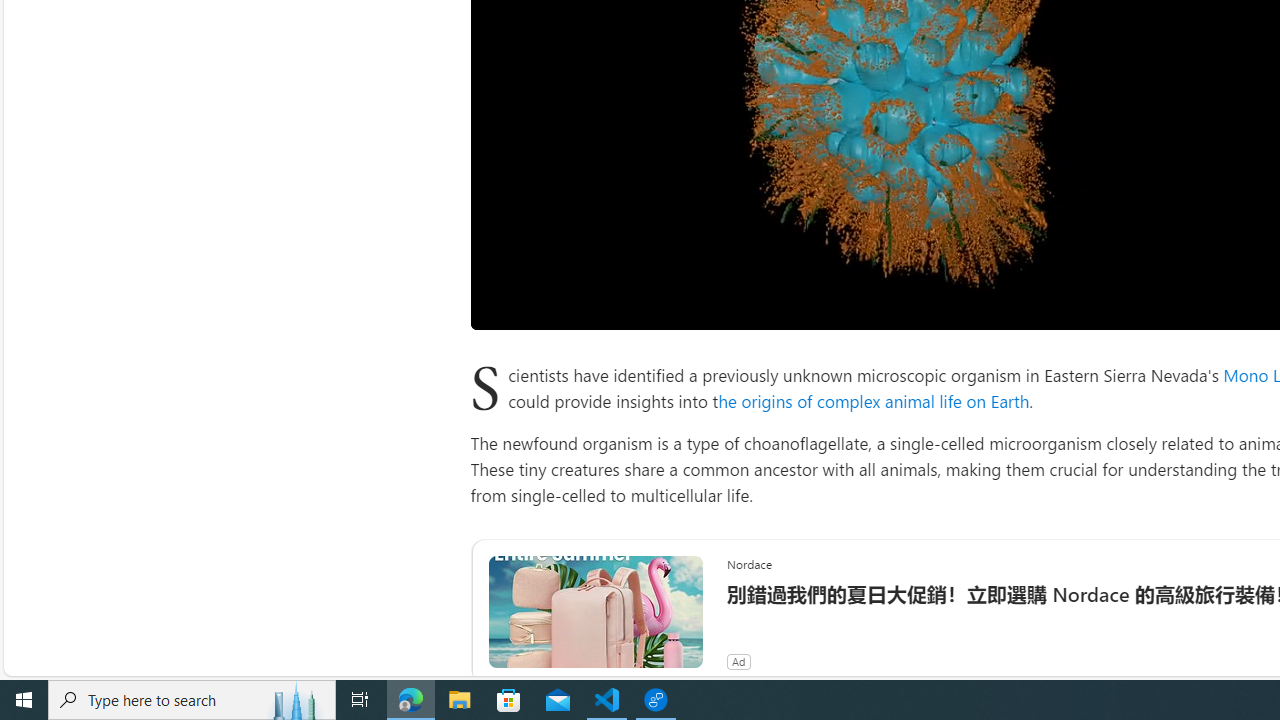 This screenshot has width=1280, height=720. What do you see at coordinates (874, 400) in the screenshot?
I see `'he origins of complex animal life on Earth'` at bounding box center [874, 400].